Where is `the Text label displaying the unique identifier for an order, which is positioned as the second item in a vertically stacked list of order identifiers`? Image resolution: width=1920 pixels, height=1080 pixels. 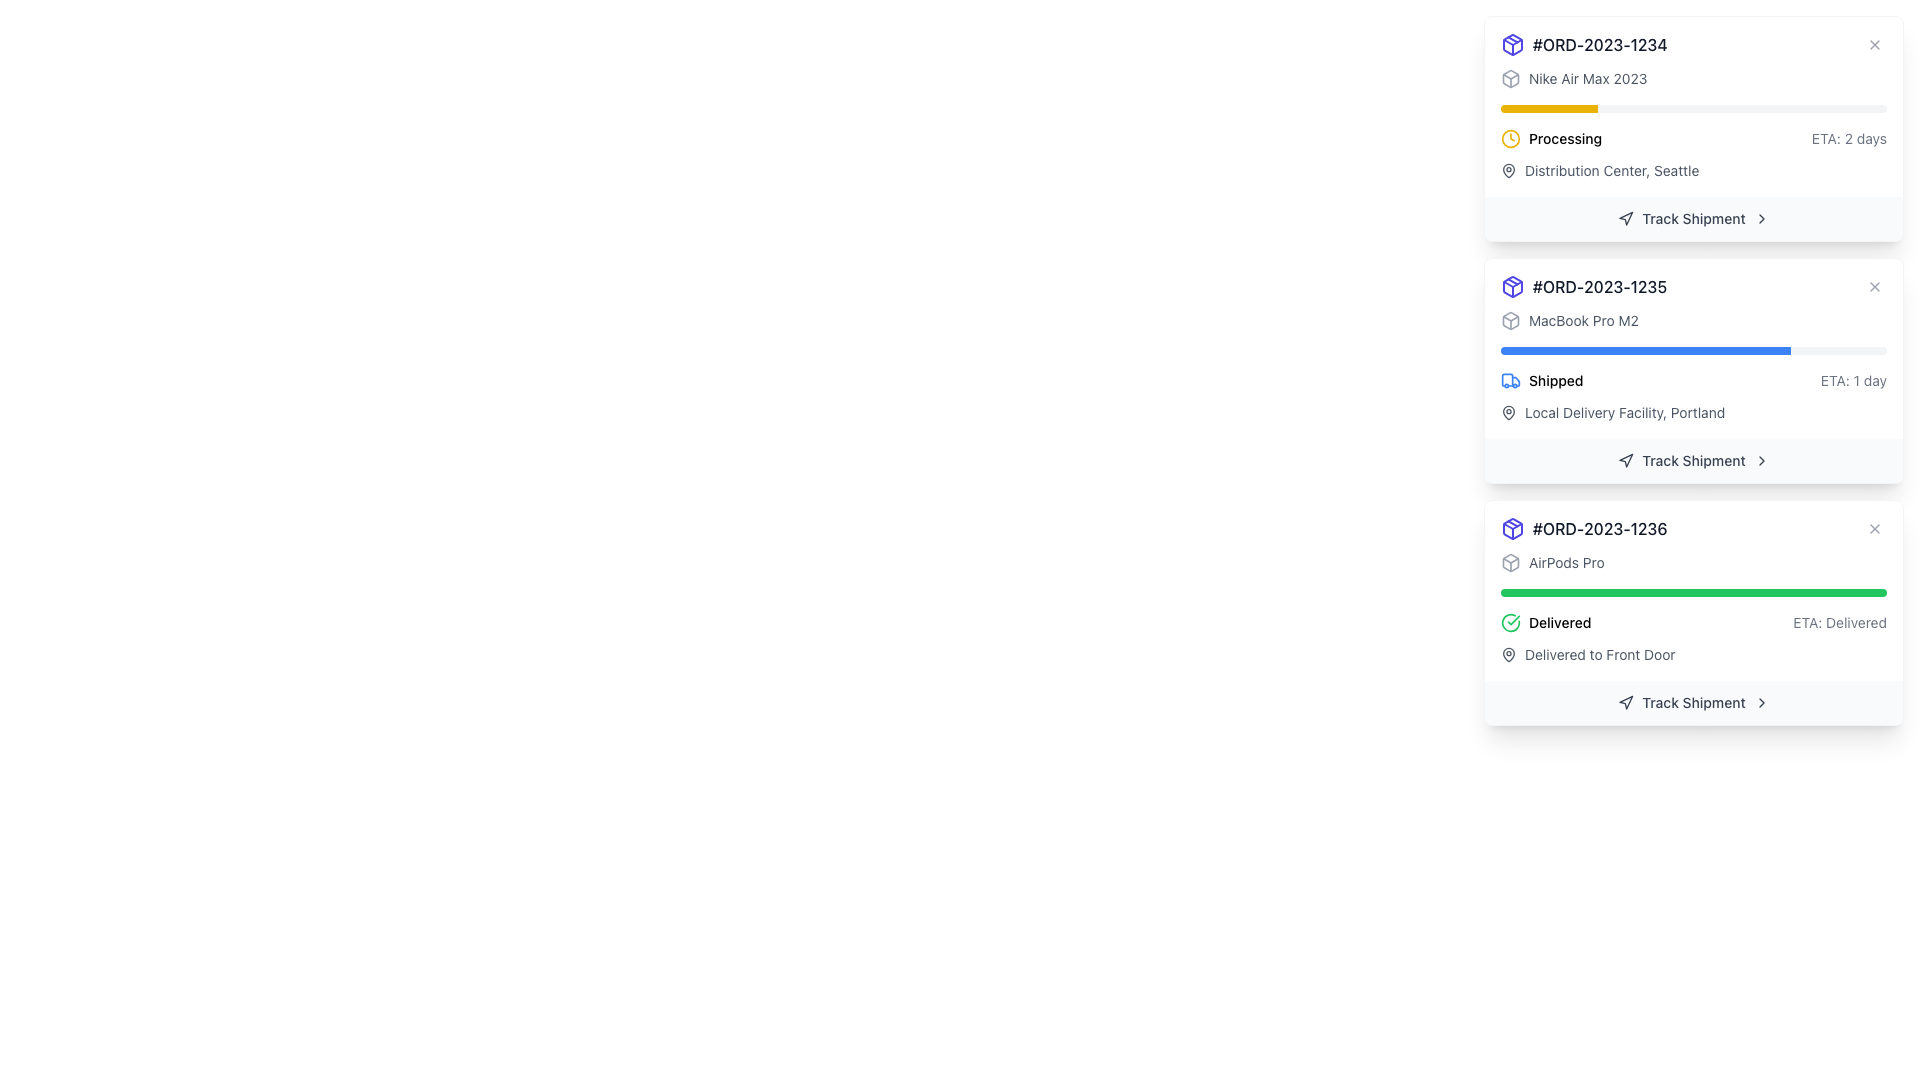 the Text label displaying the unique identifier for an order, which is positioned as the second item in a vertically stacked list of order identifiers is located at coordinates (1583, 286).